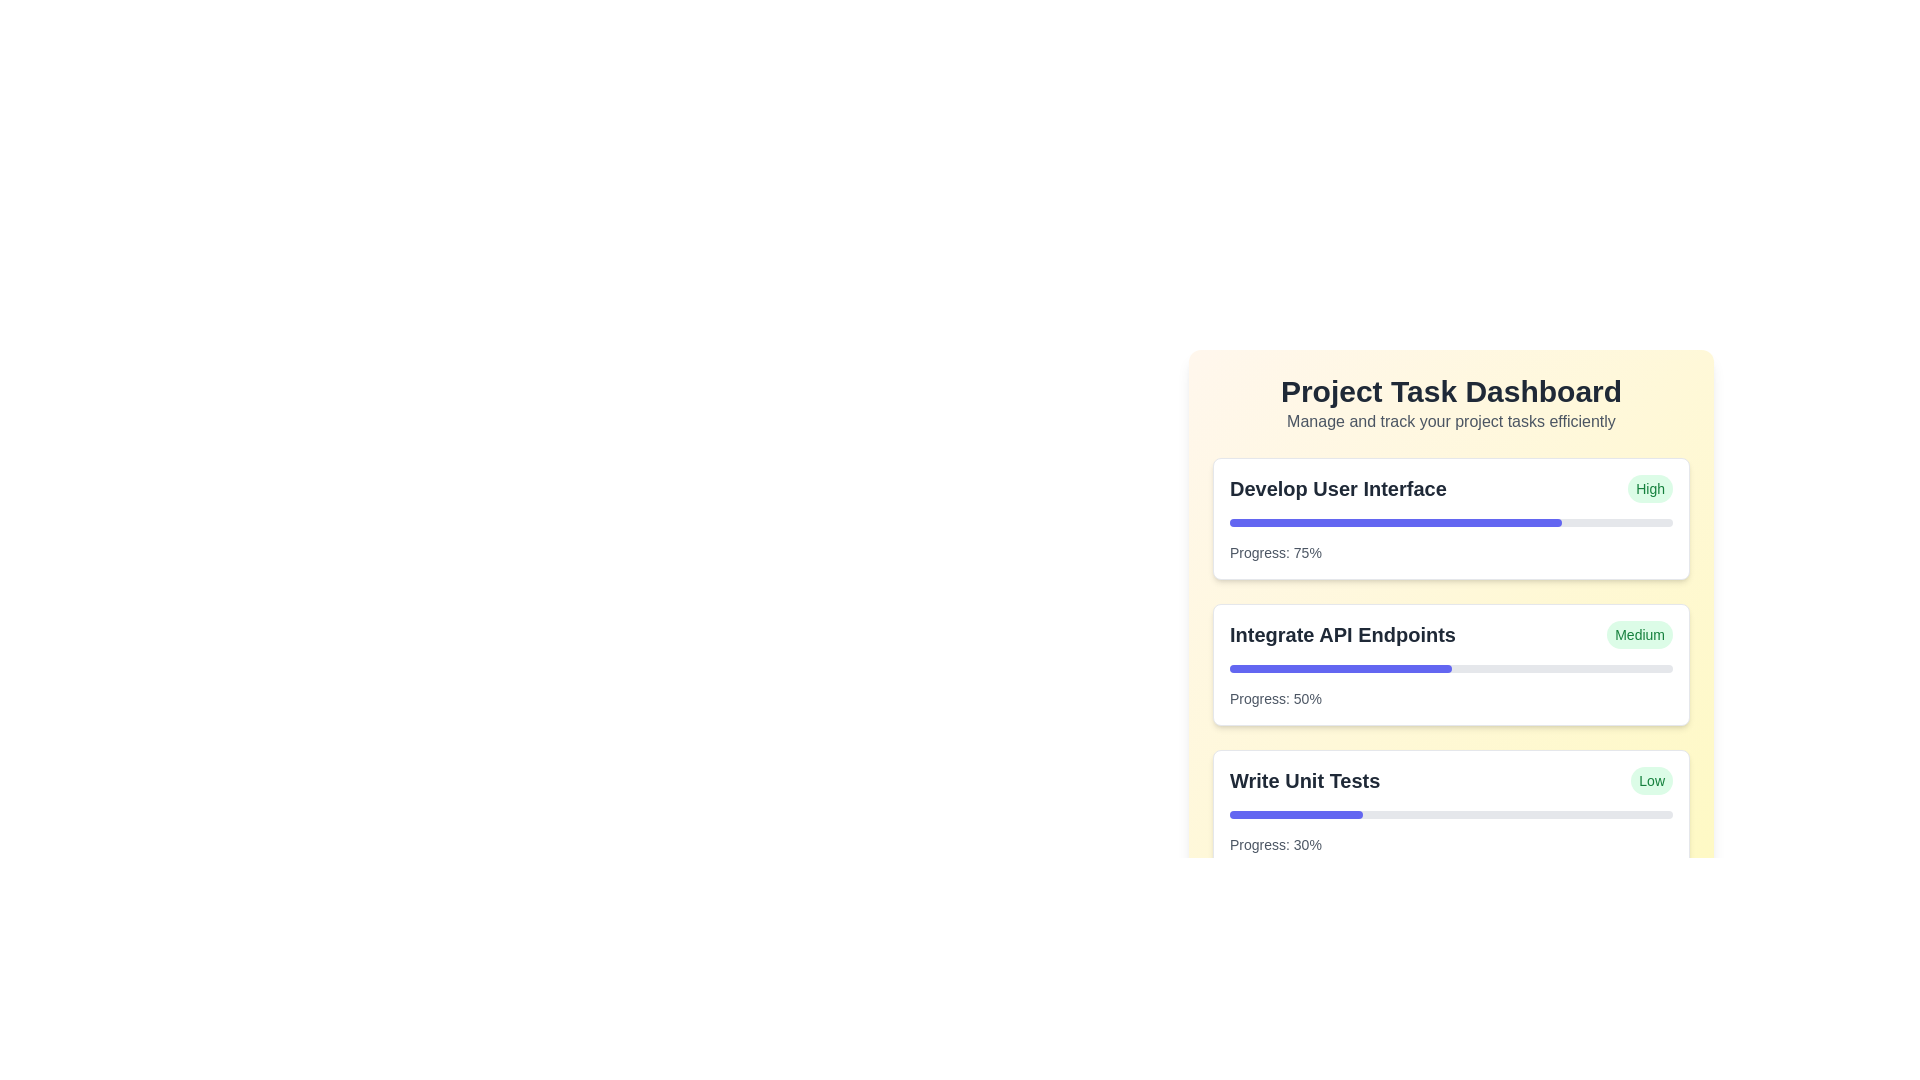  Describe the element at coordinates (1338, 489) in the screenshot. I see `the main title label that identifies a specific task in the dashboard, positioned to the left of the 'High' priority label` at that location.